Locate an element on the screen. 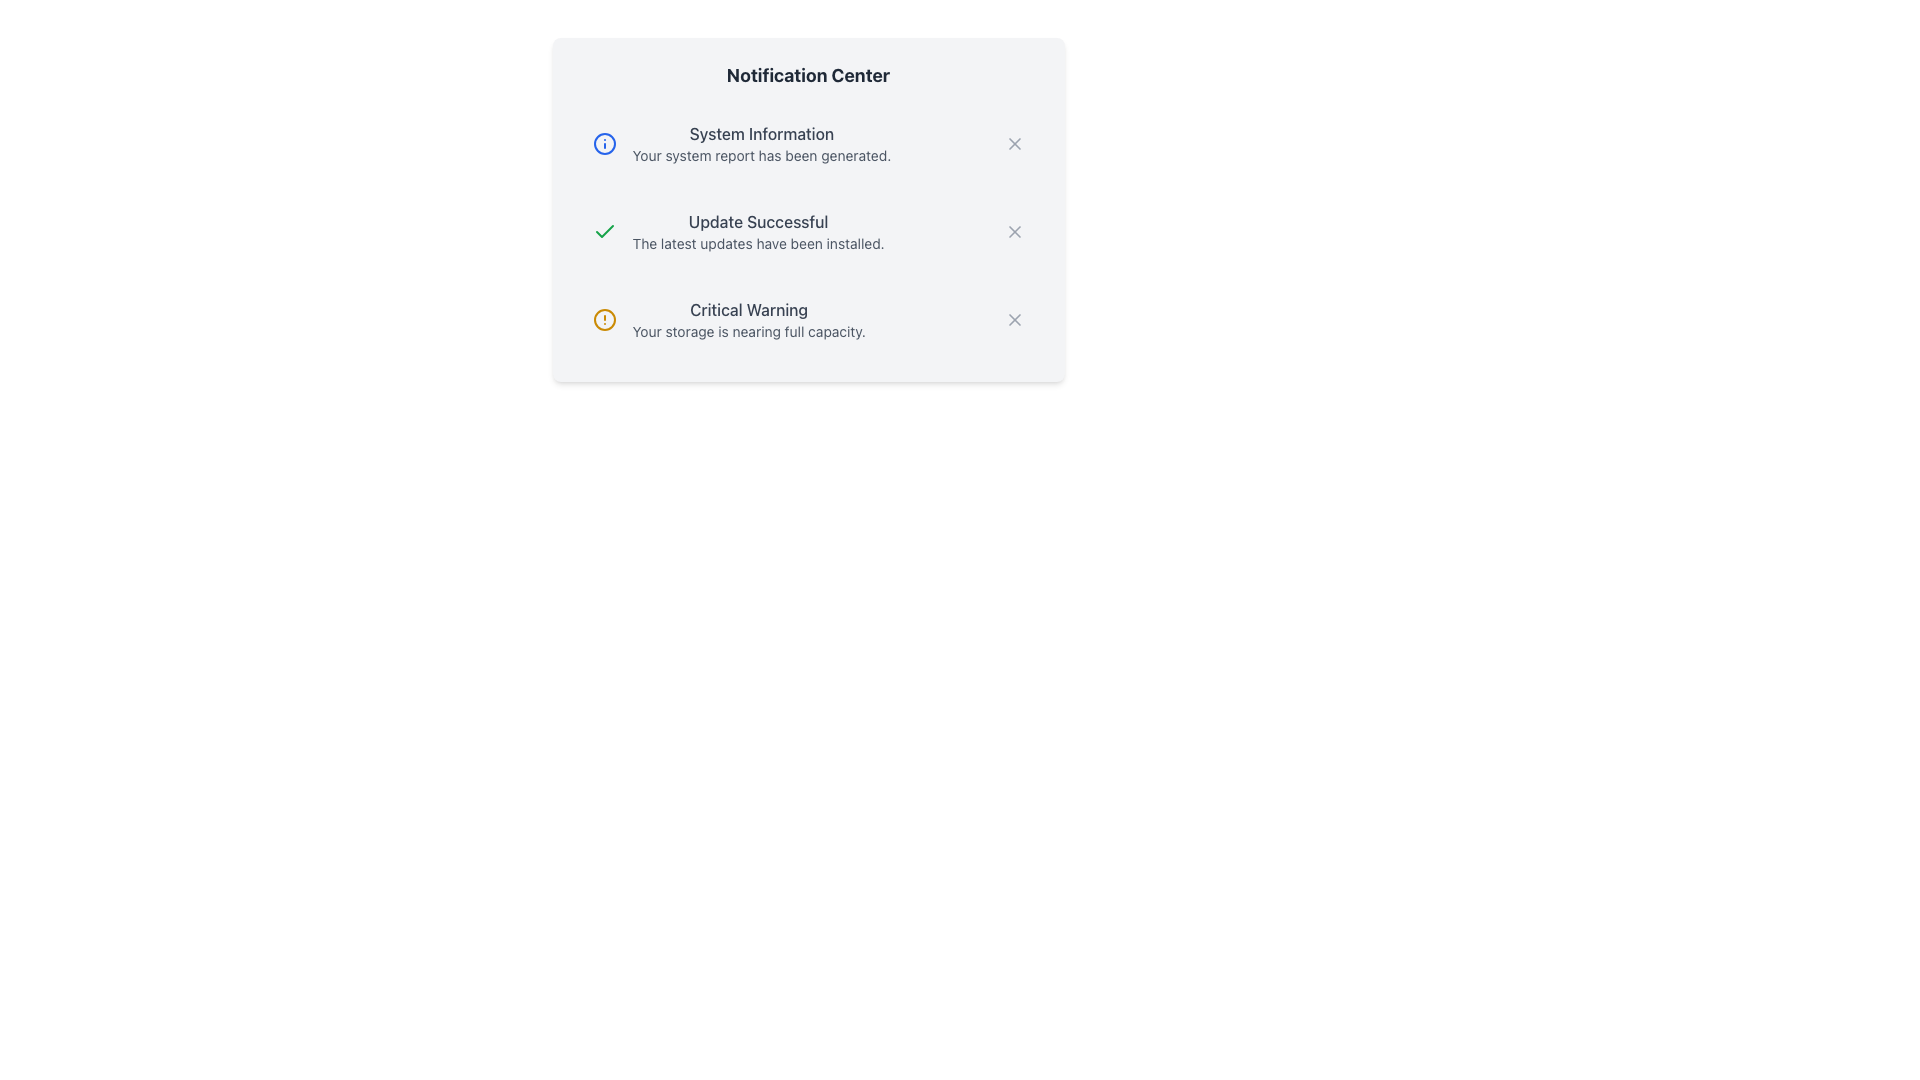  the 'X' icon button in gray tones located in the top-right corner of the 'Critical Warning' notification panel to change its color is located at coordinates (1014, 319).